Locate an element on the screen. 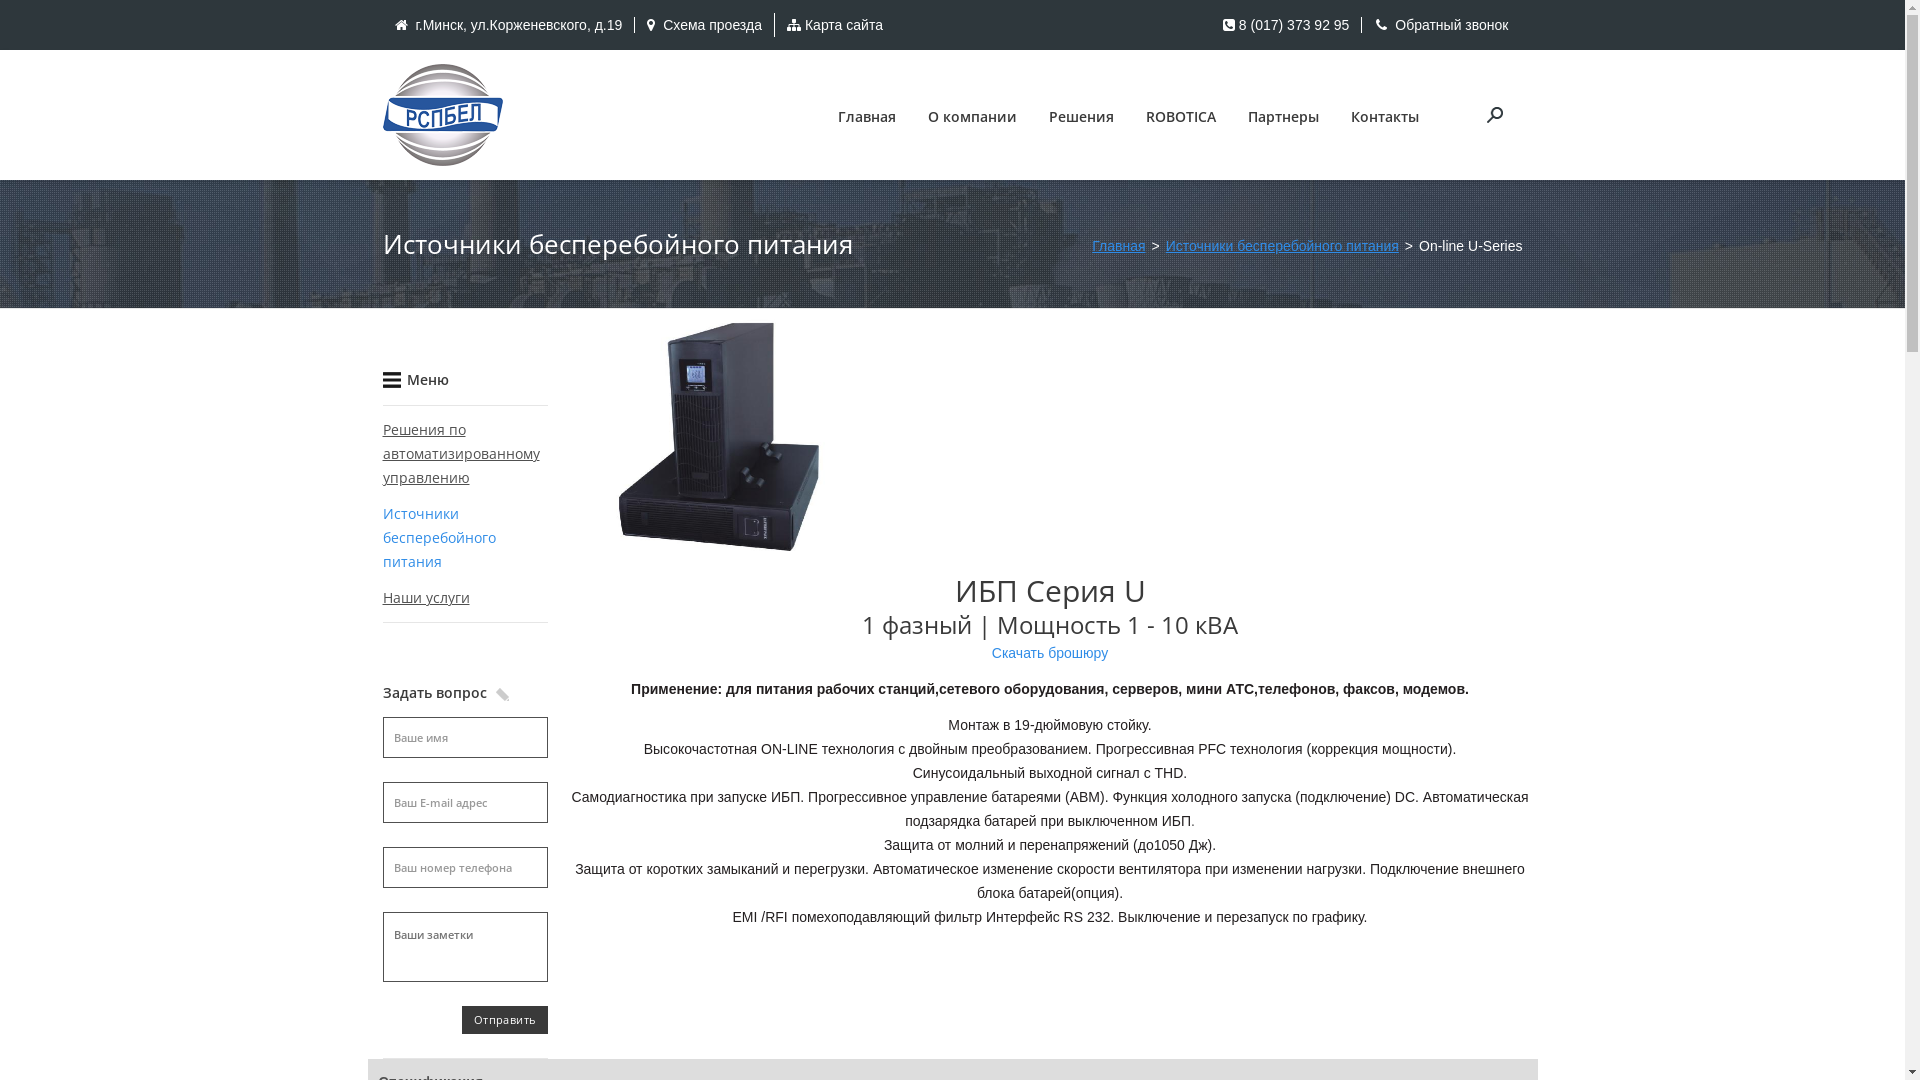 This screenshot has width=1920, height=1080. 'ROBOTICA' is located at coordinates (1180, 116).